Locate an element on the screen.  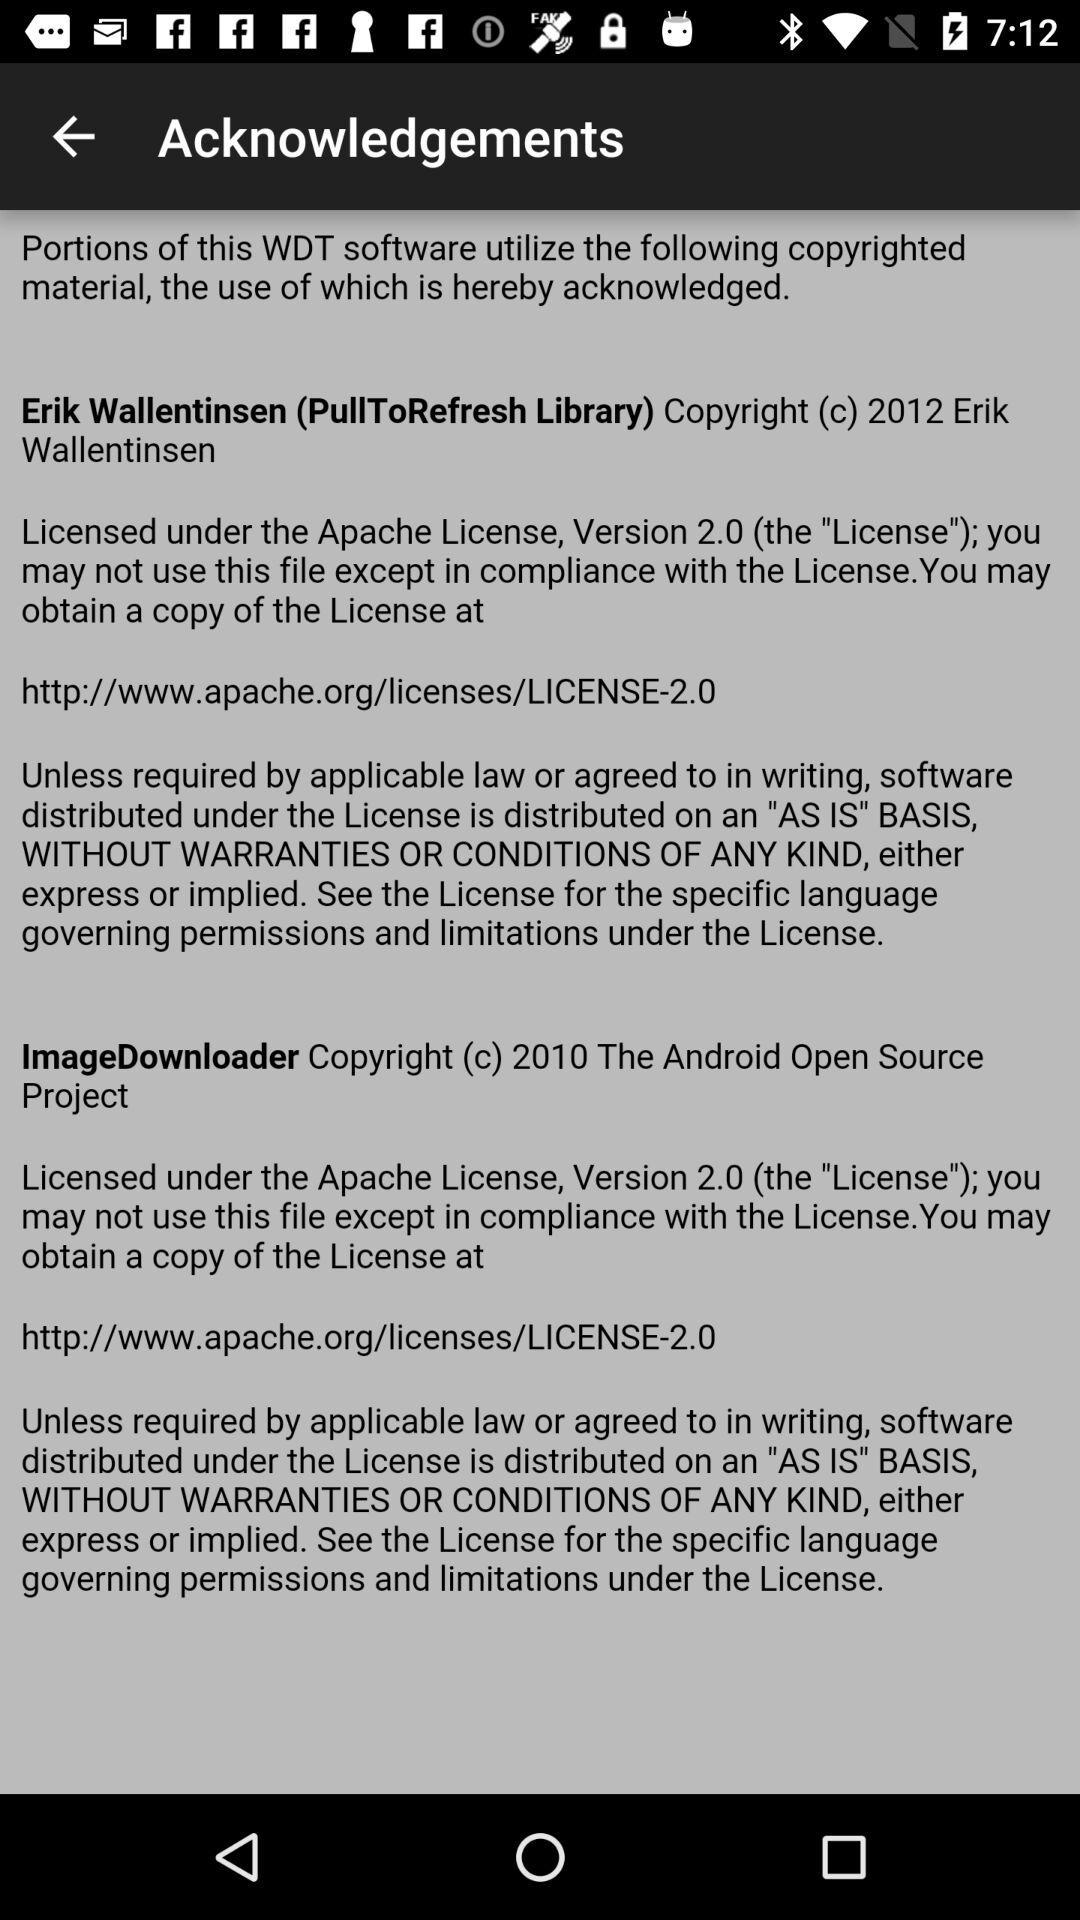
files is located at coordinates (540, 1002).